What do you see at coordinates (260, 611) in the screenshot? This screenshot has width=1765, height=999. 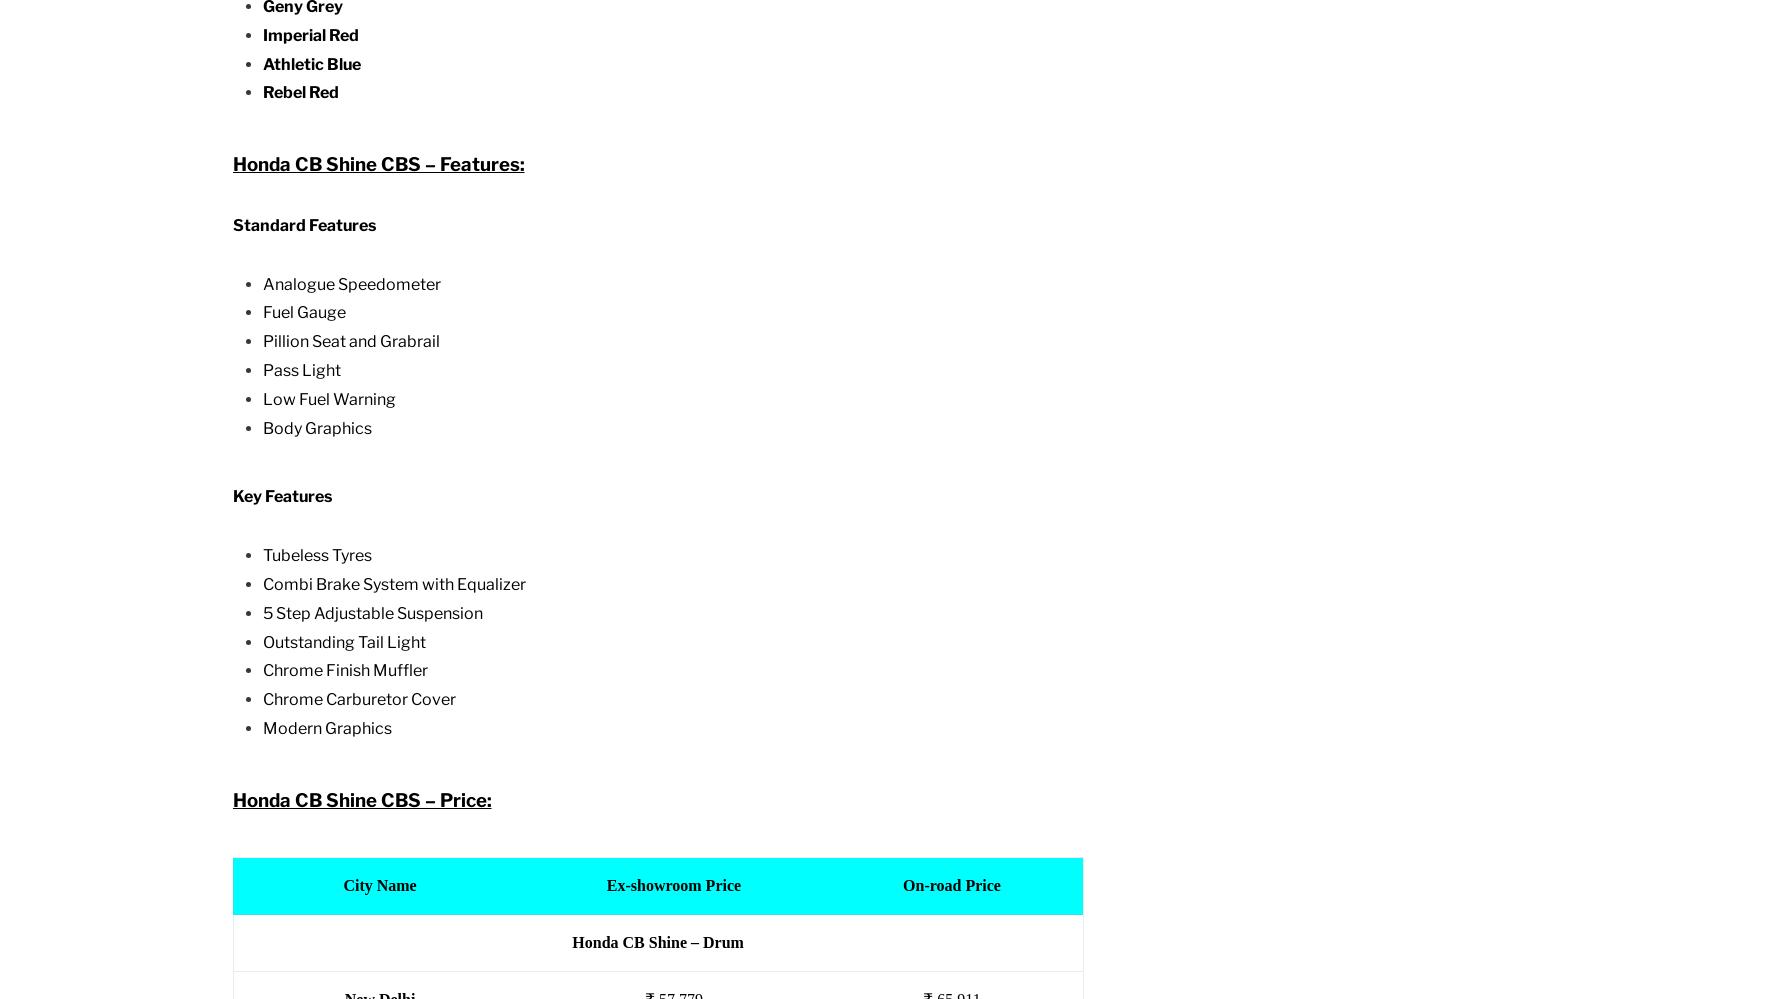 I see `'5 Step Adjustable Suspension'` at bounding box center [260, 611].